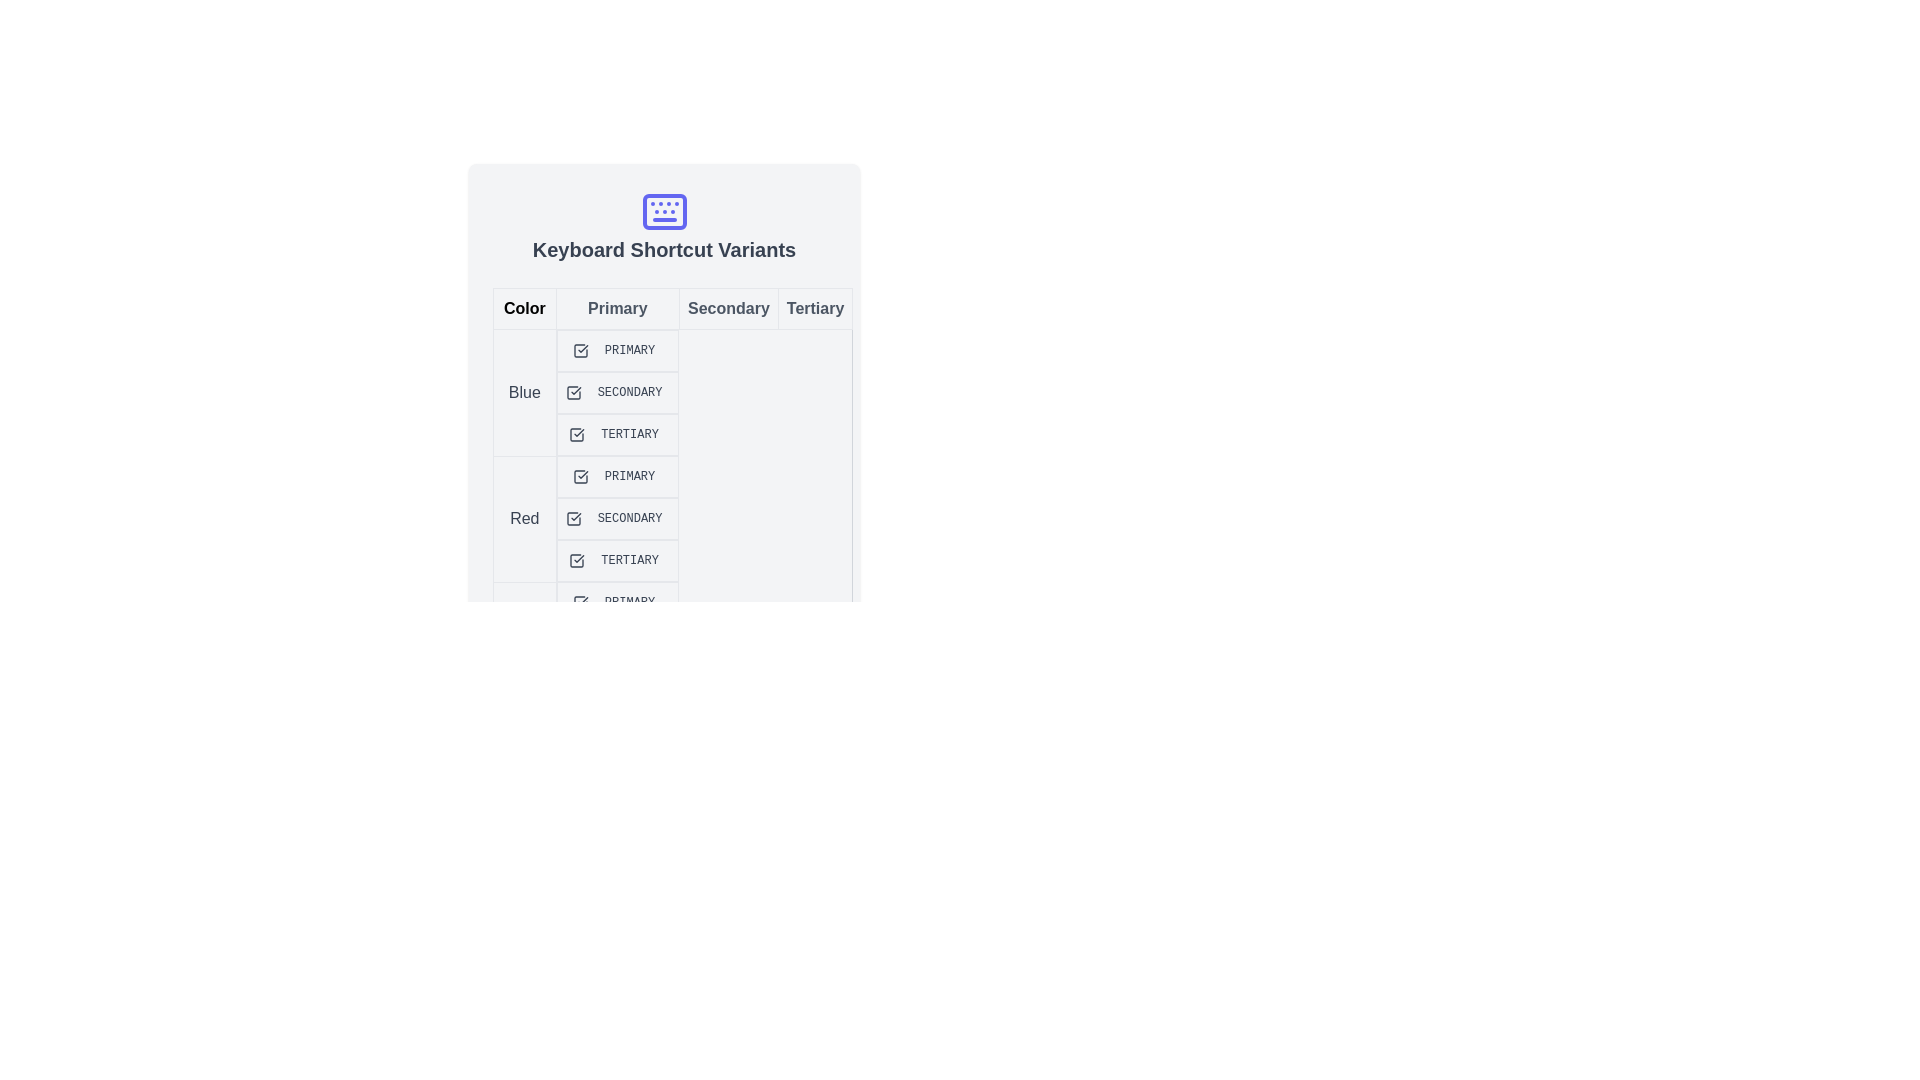 The image size is (1920, 1080). I want to click on the graphical representation of the 'Primary' checkbox icon in the 'Red' category of the table, so click(579, 477).